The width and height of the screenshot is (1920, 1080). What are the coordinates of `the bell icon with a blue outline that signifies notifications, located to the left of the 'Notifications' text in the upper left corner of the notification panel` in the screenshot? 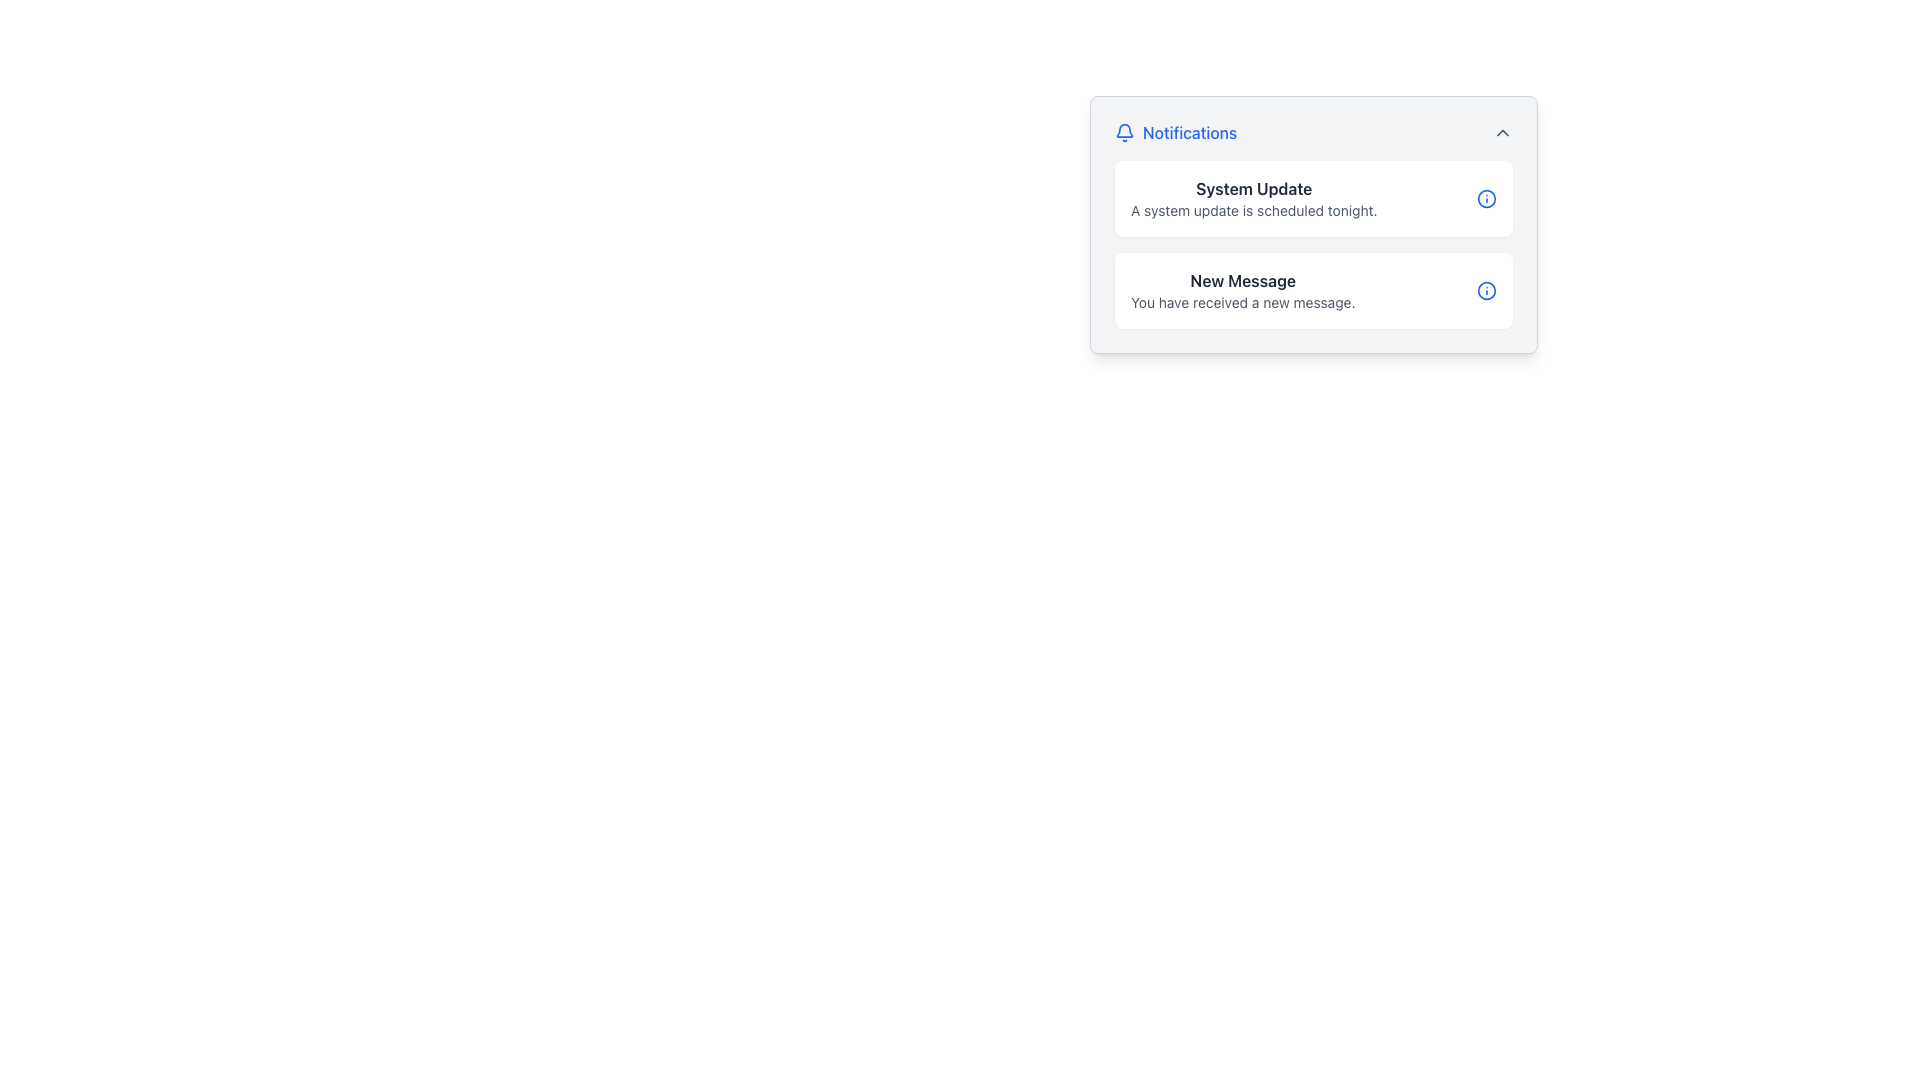 It's located at (1124, 132).